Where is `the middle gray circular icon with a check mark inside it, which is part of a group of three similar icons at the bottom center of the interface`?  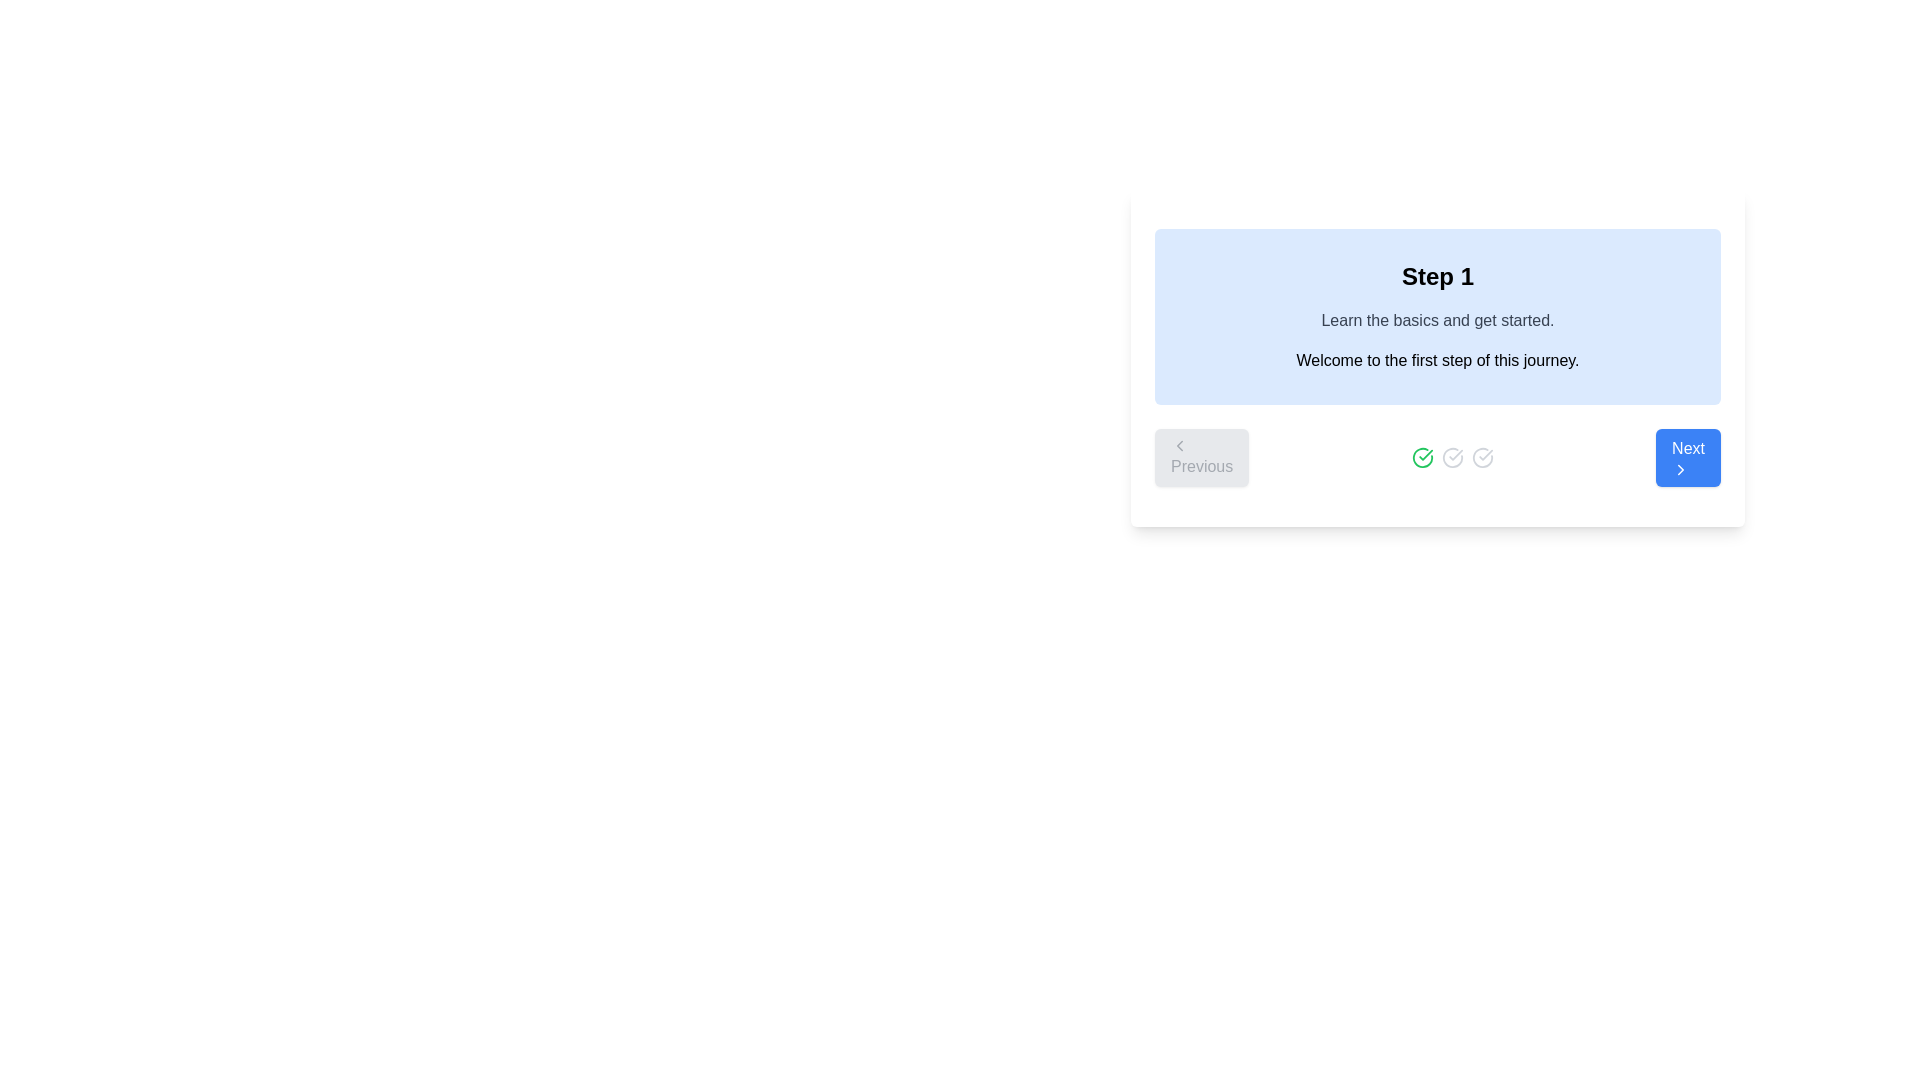 the middle gray circular icon with a check mark inside it, which is part of a group of three similar icons at the bottom center of the interface is located at coordinates (1452, 458).